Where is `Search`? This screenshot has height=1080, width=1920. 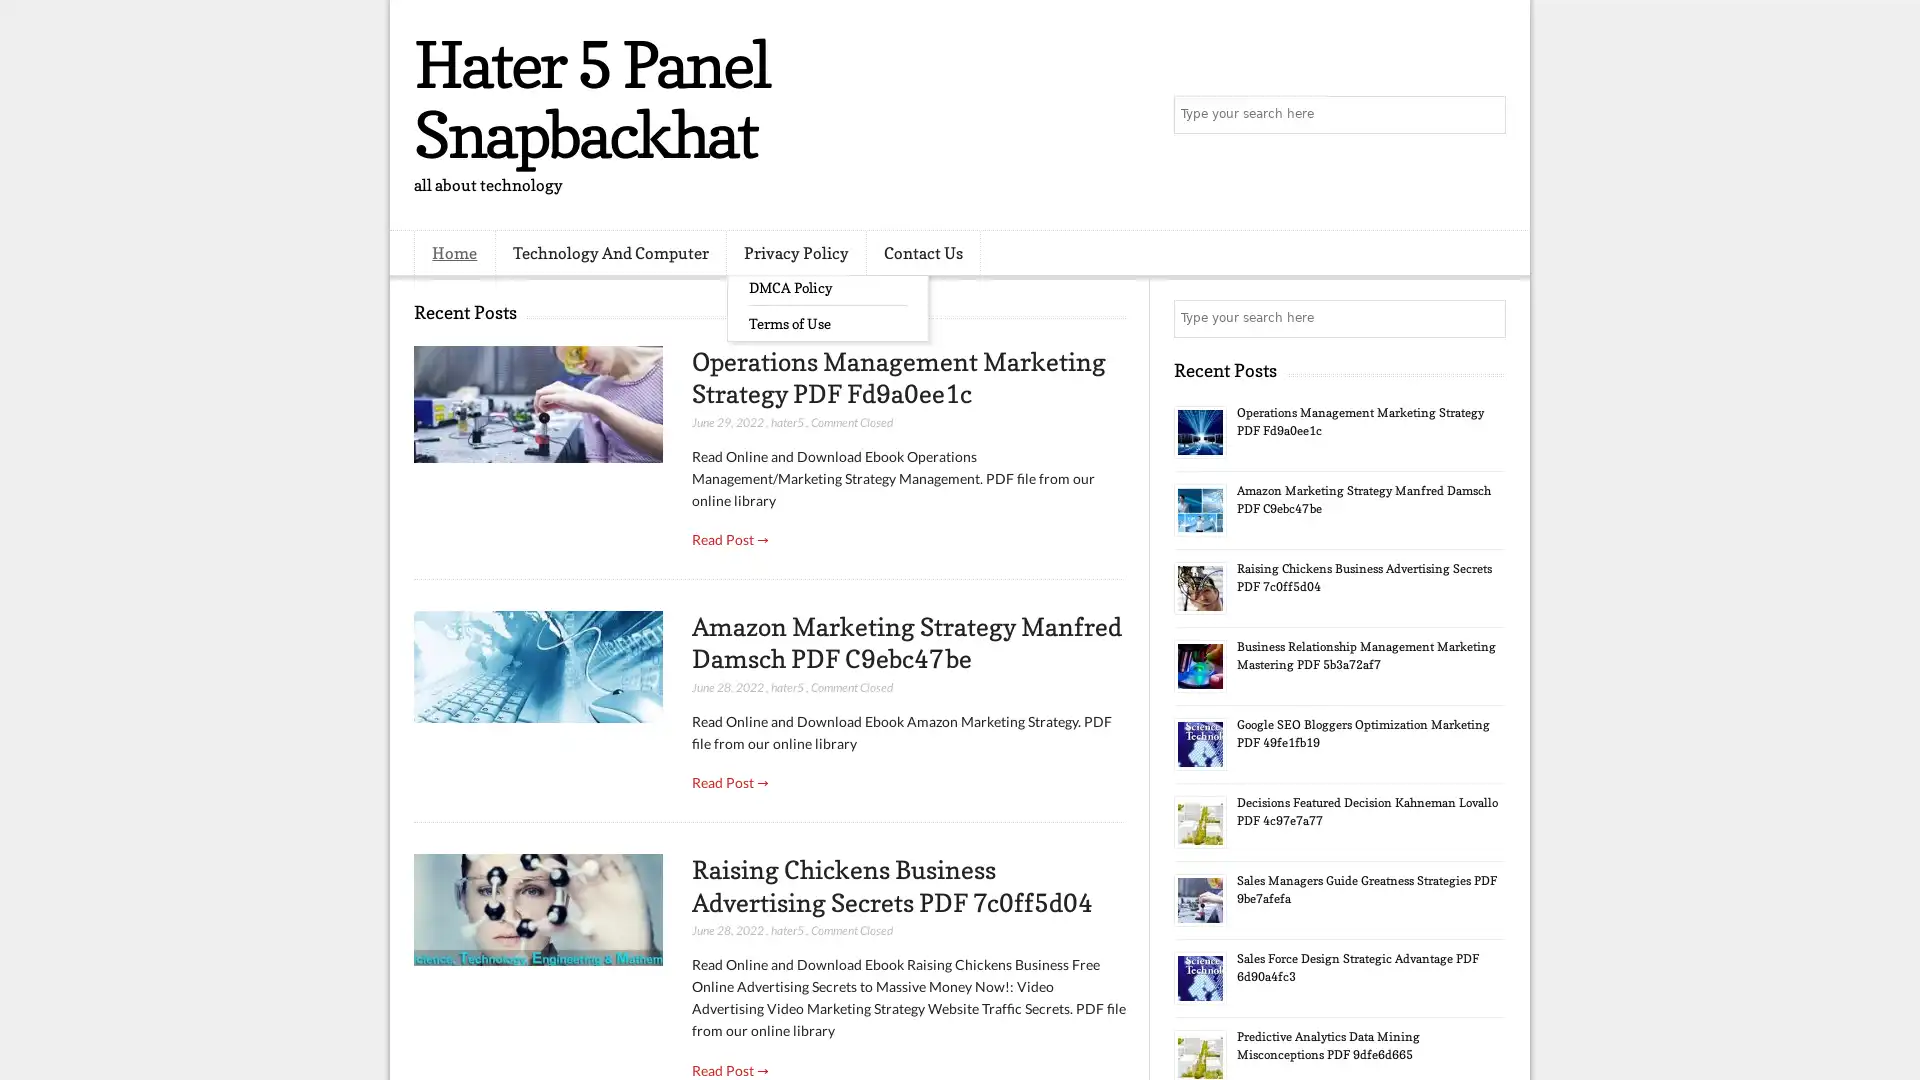 Search is located at coordinates (1485, 318).